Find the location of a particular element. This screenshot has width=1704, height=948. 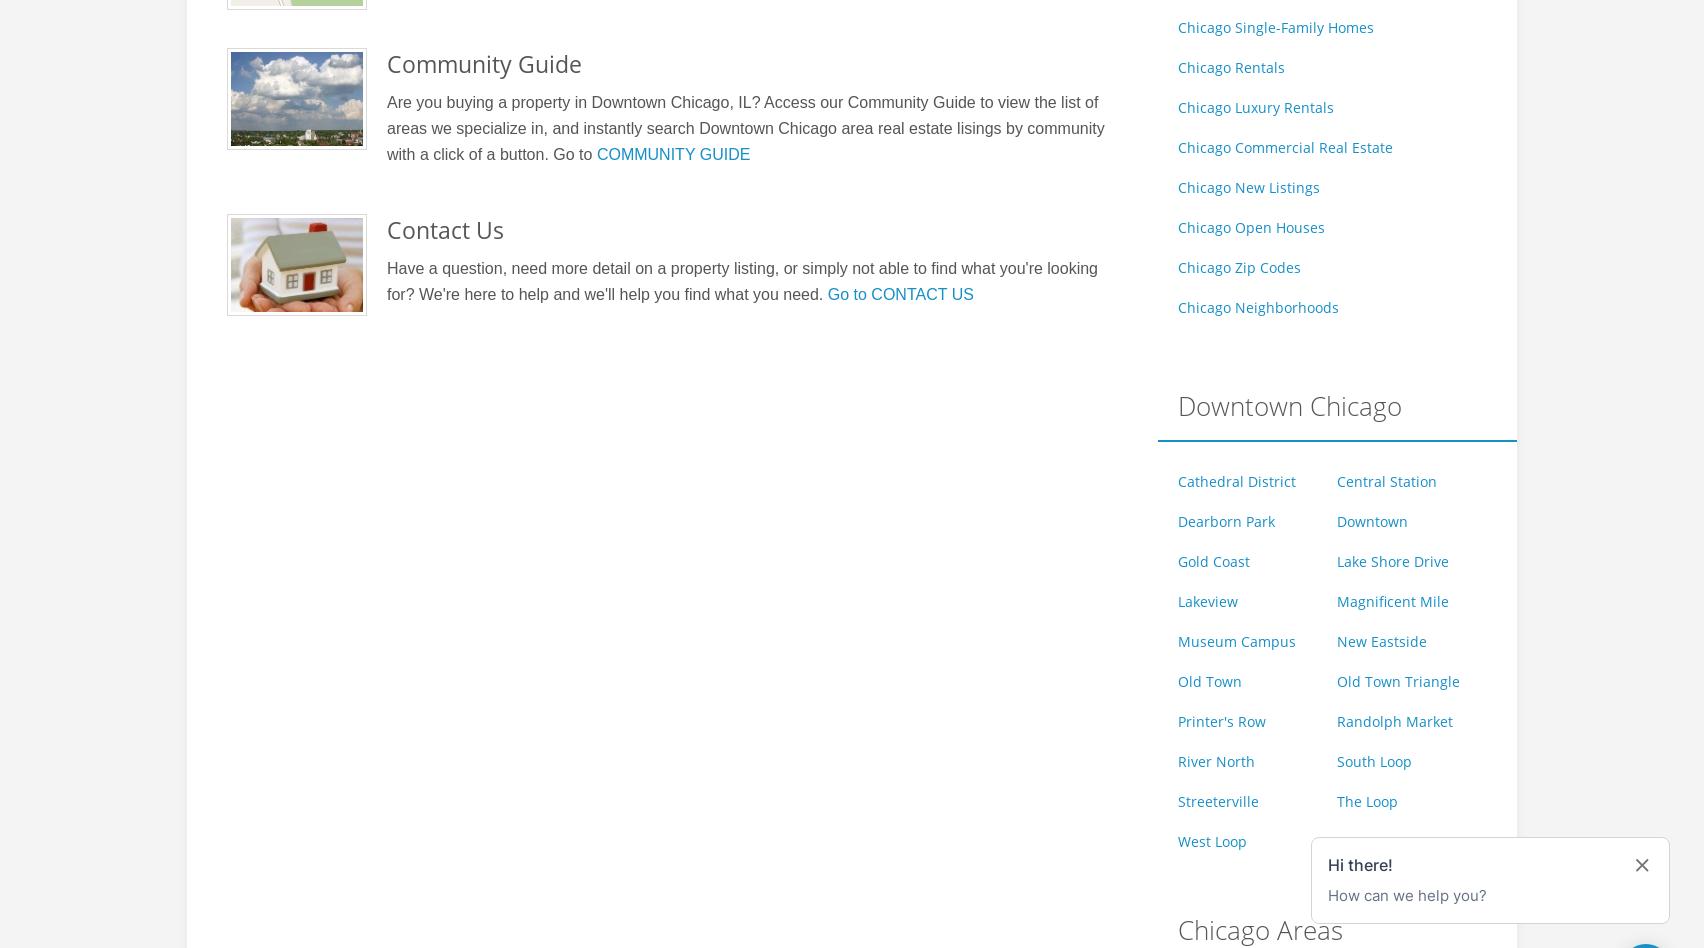

'Chicago Zip Codes' is located at coordinates (1237, 267).